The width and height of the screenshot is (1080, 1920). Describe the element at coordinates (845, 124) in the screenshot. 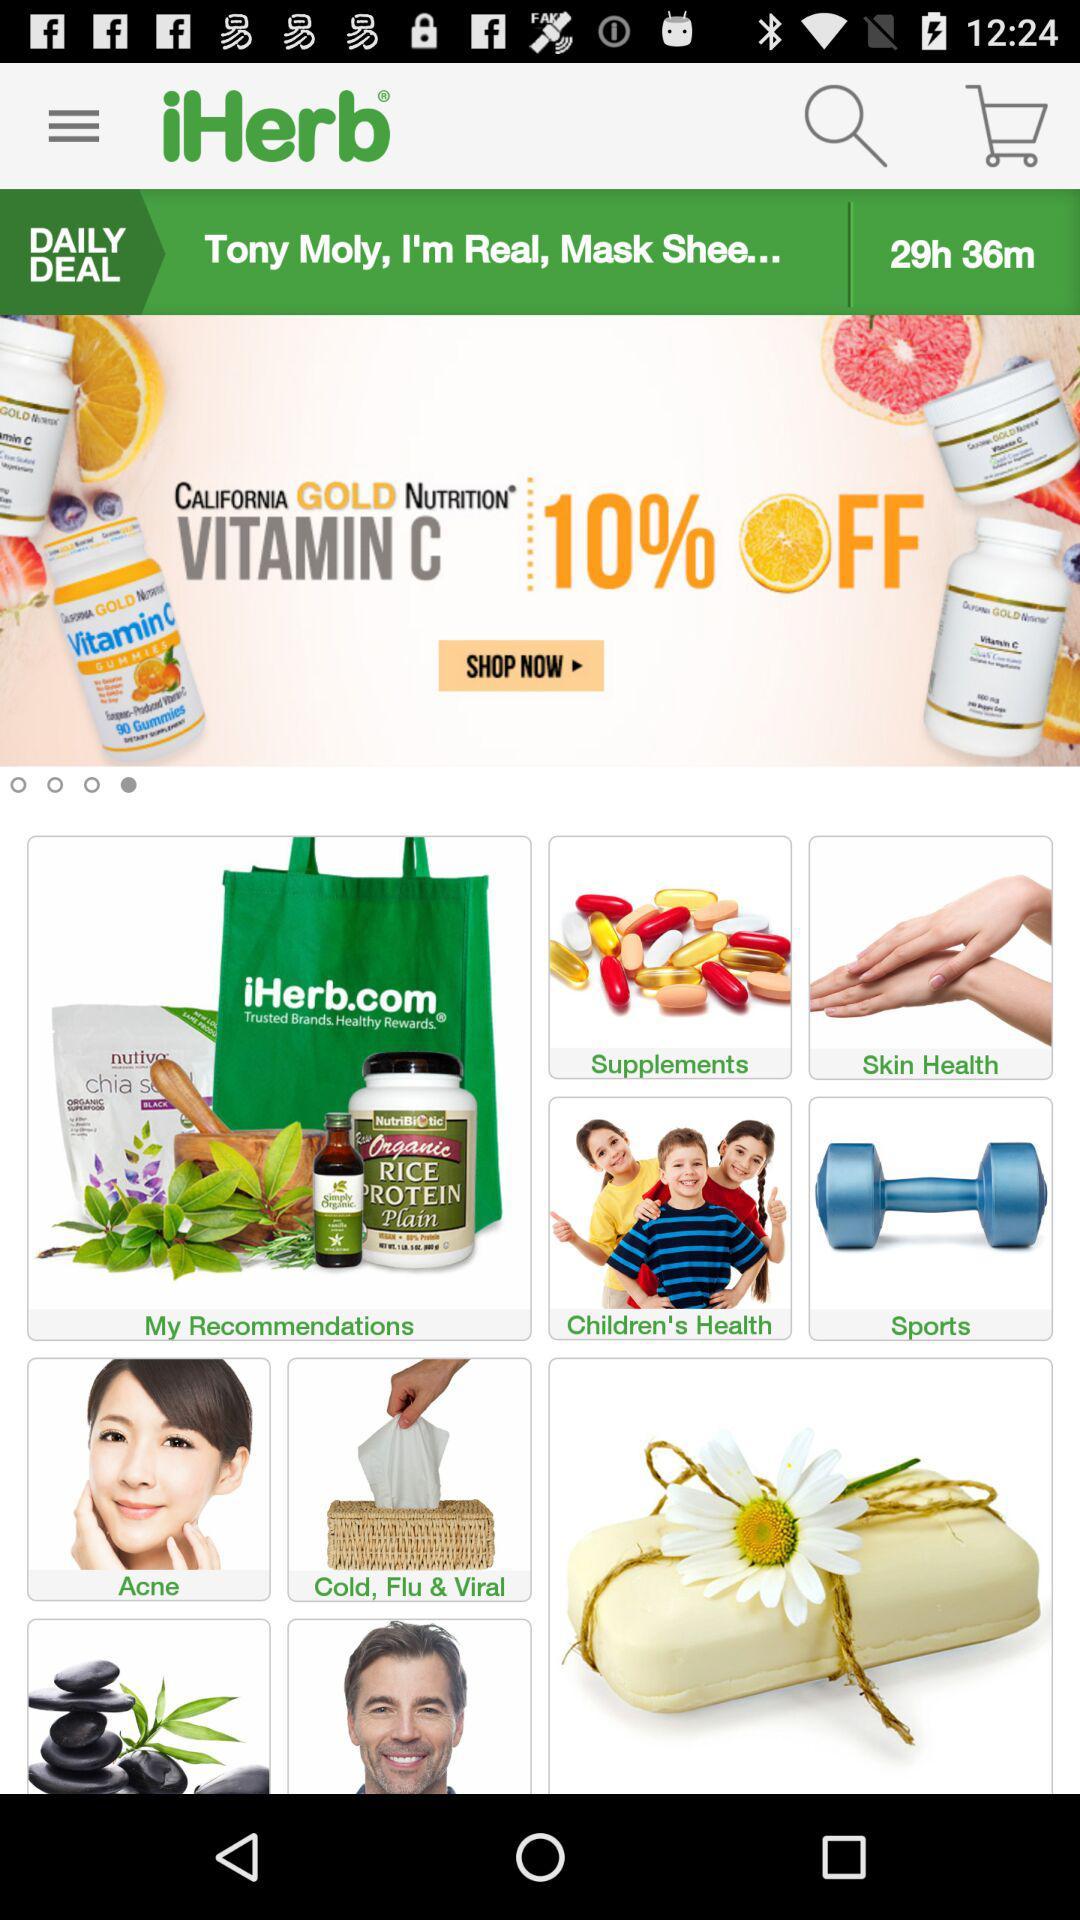

I see `search function` at that location.